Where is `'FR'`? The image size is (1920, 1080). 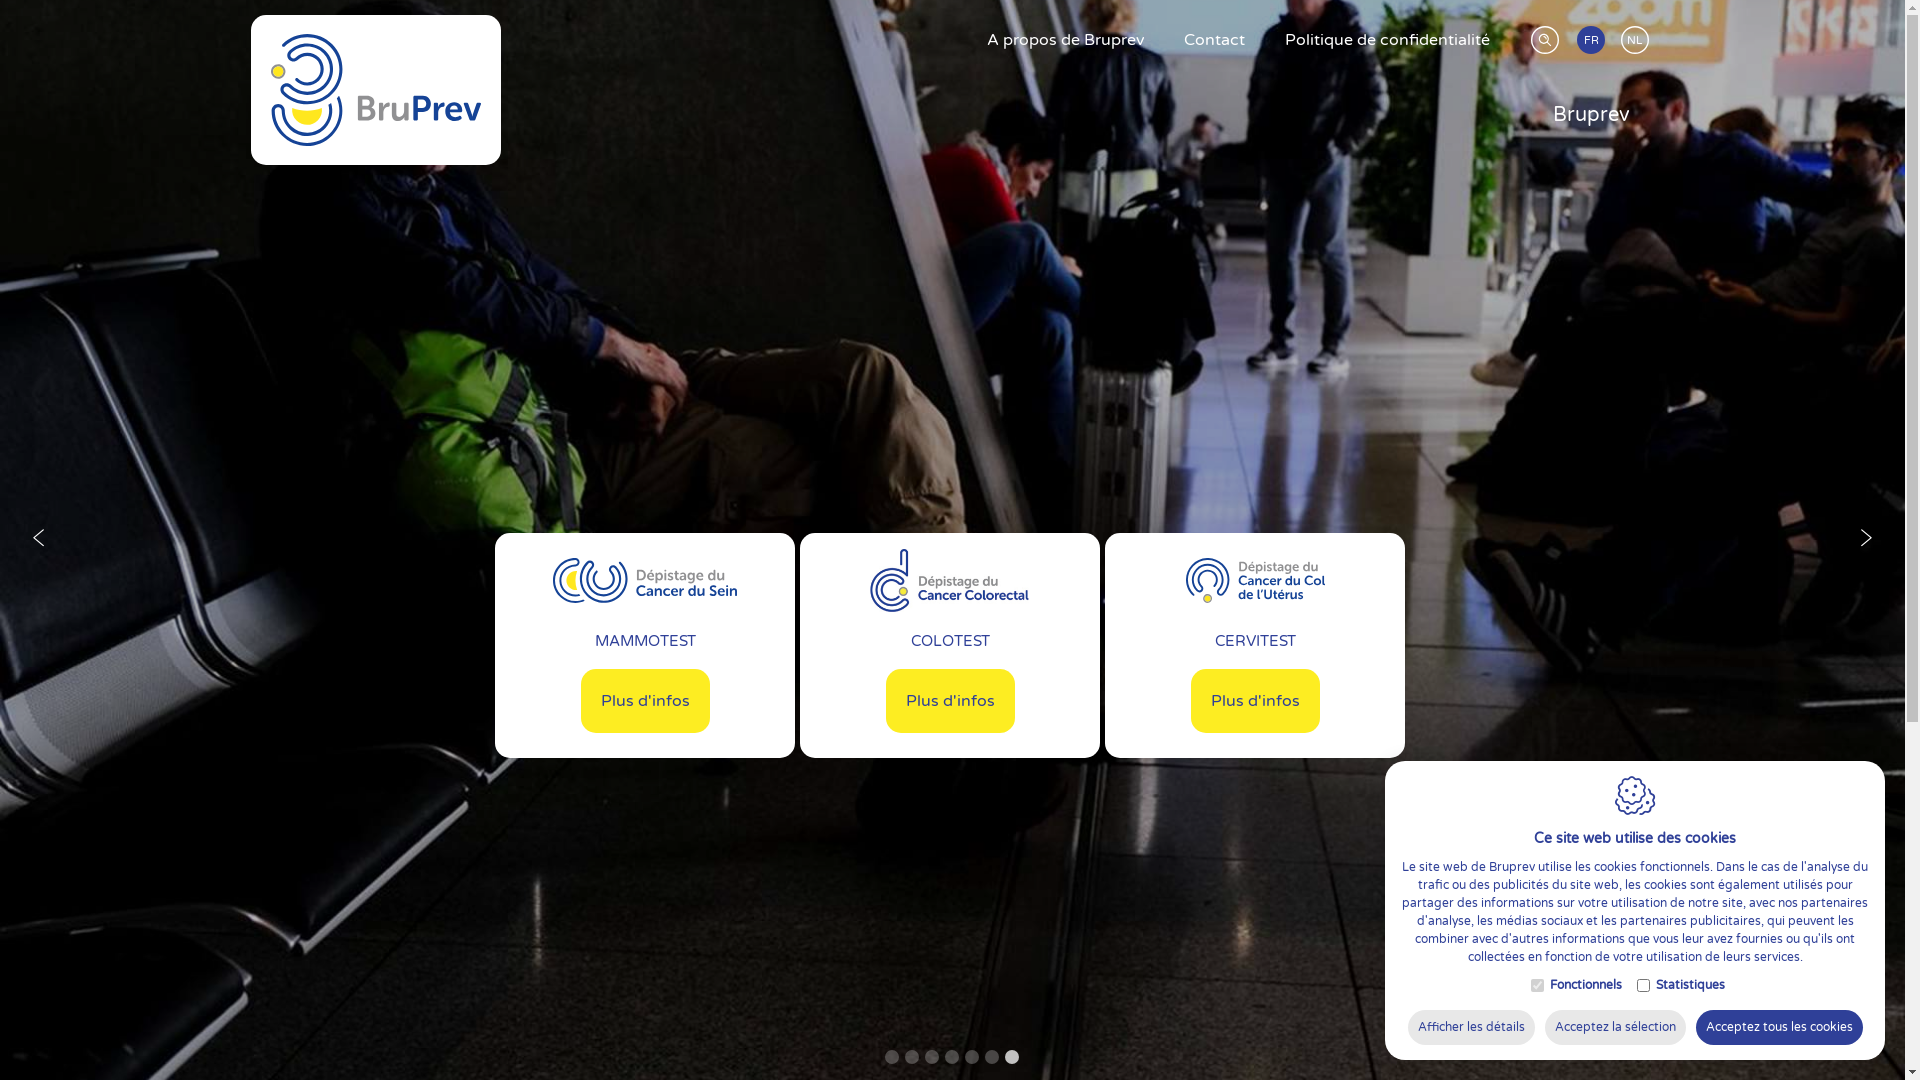 'FR' is located at coordinates (1595, 45).